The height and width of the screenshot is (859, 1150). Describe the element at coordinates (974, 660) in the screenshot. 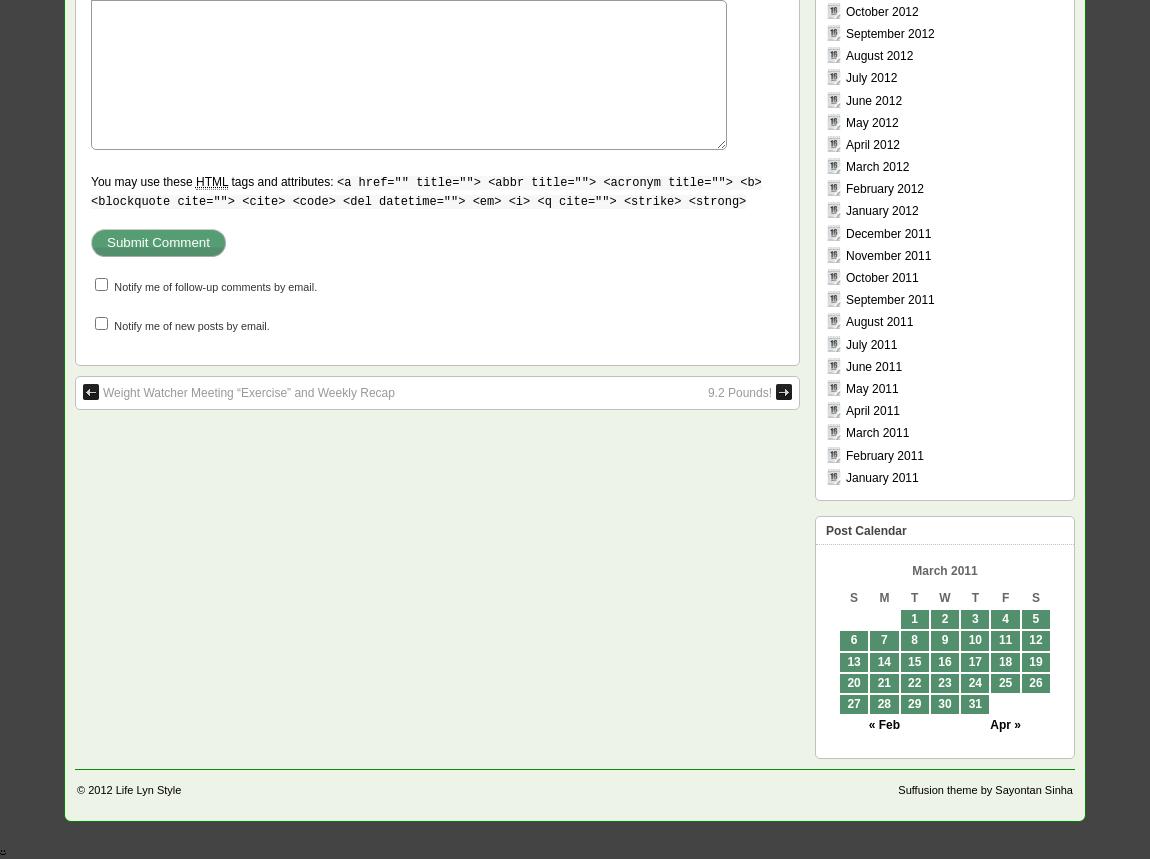

I see `'17'` at that location.